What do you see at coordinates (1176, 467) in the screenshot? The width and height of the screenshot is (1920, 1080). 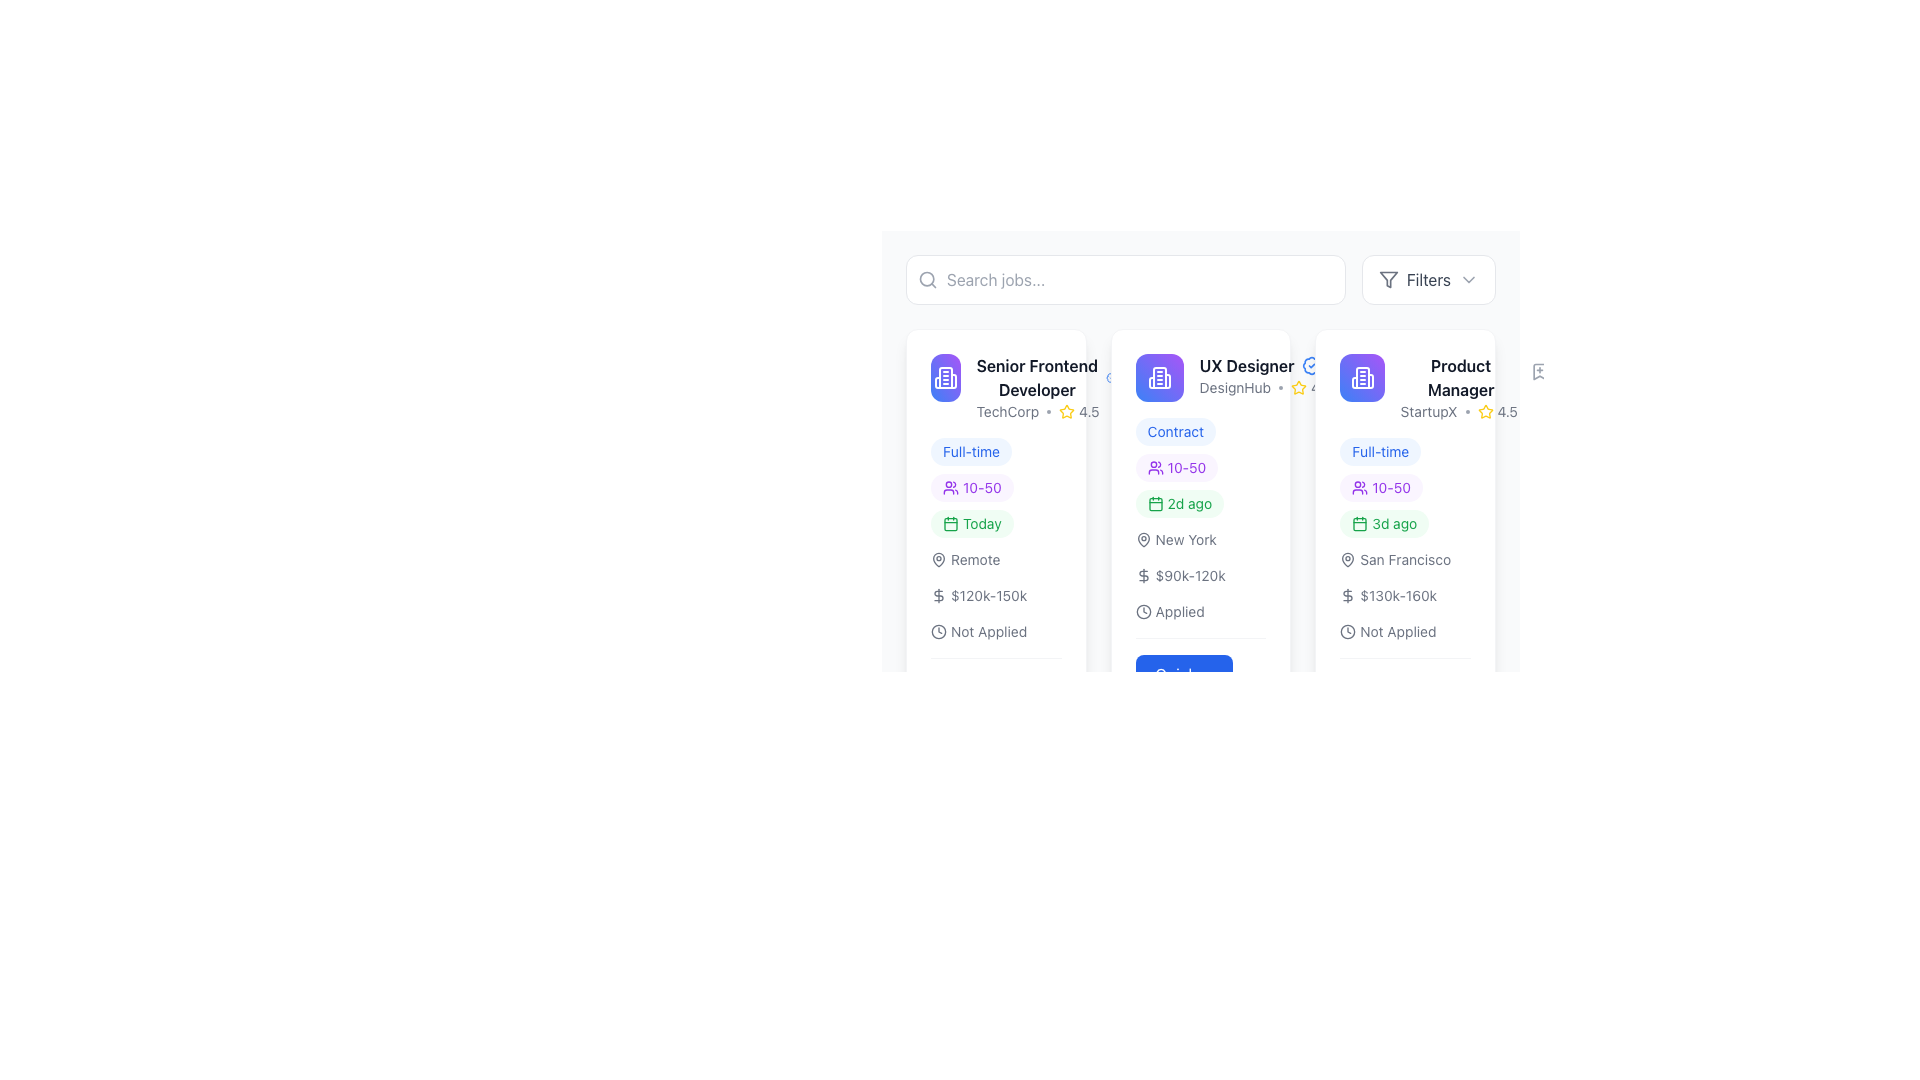 I see `the team size label located below the 'Contract' badge and above the '2d ago' badge in the vertical layout of the card` at bounding box center [1176, 467].